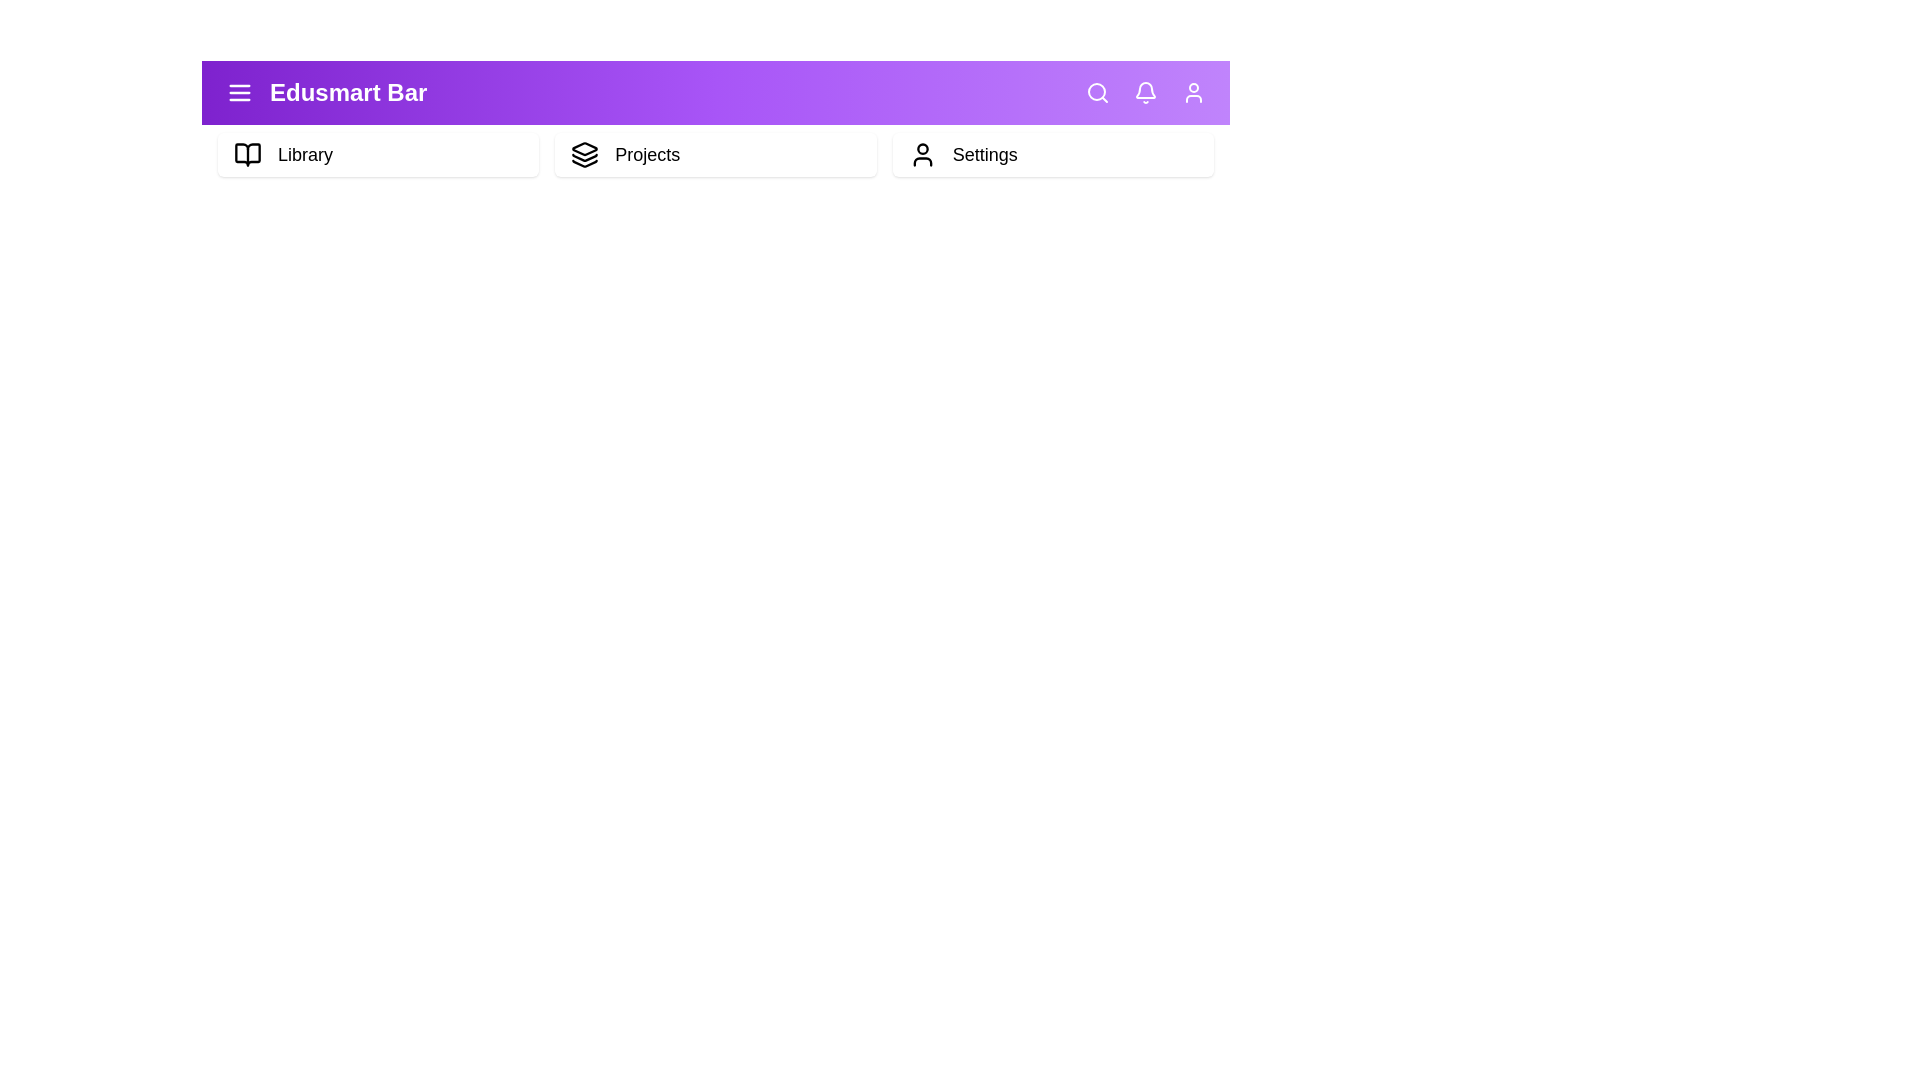 This screenshot has height=1080, width=1920. Describe the element at coordinates (1097, 92) in the screenshot. I see `the 'Search' icon to initiate a search action` at that location.